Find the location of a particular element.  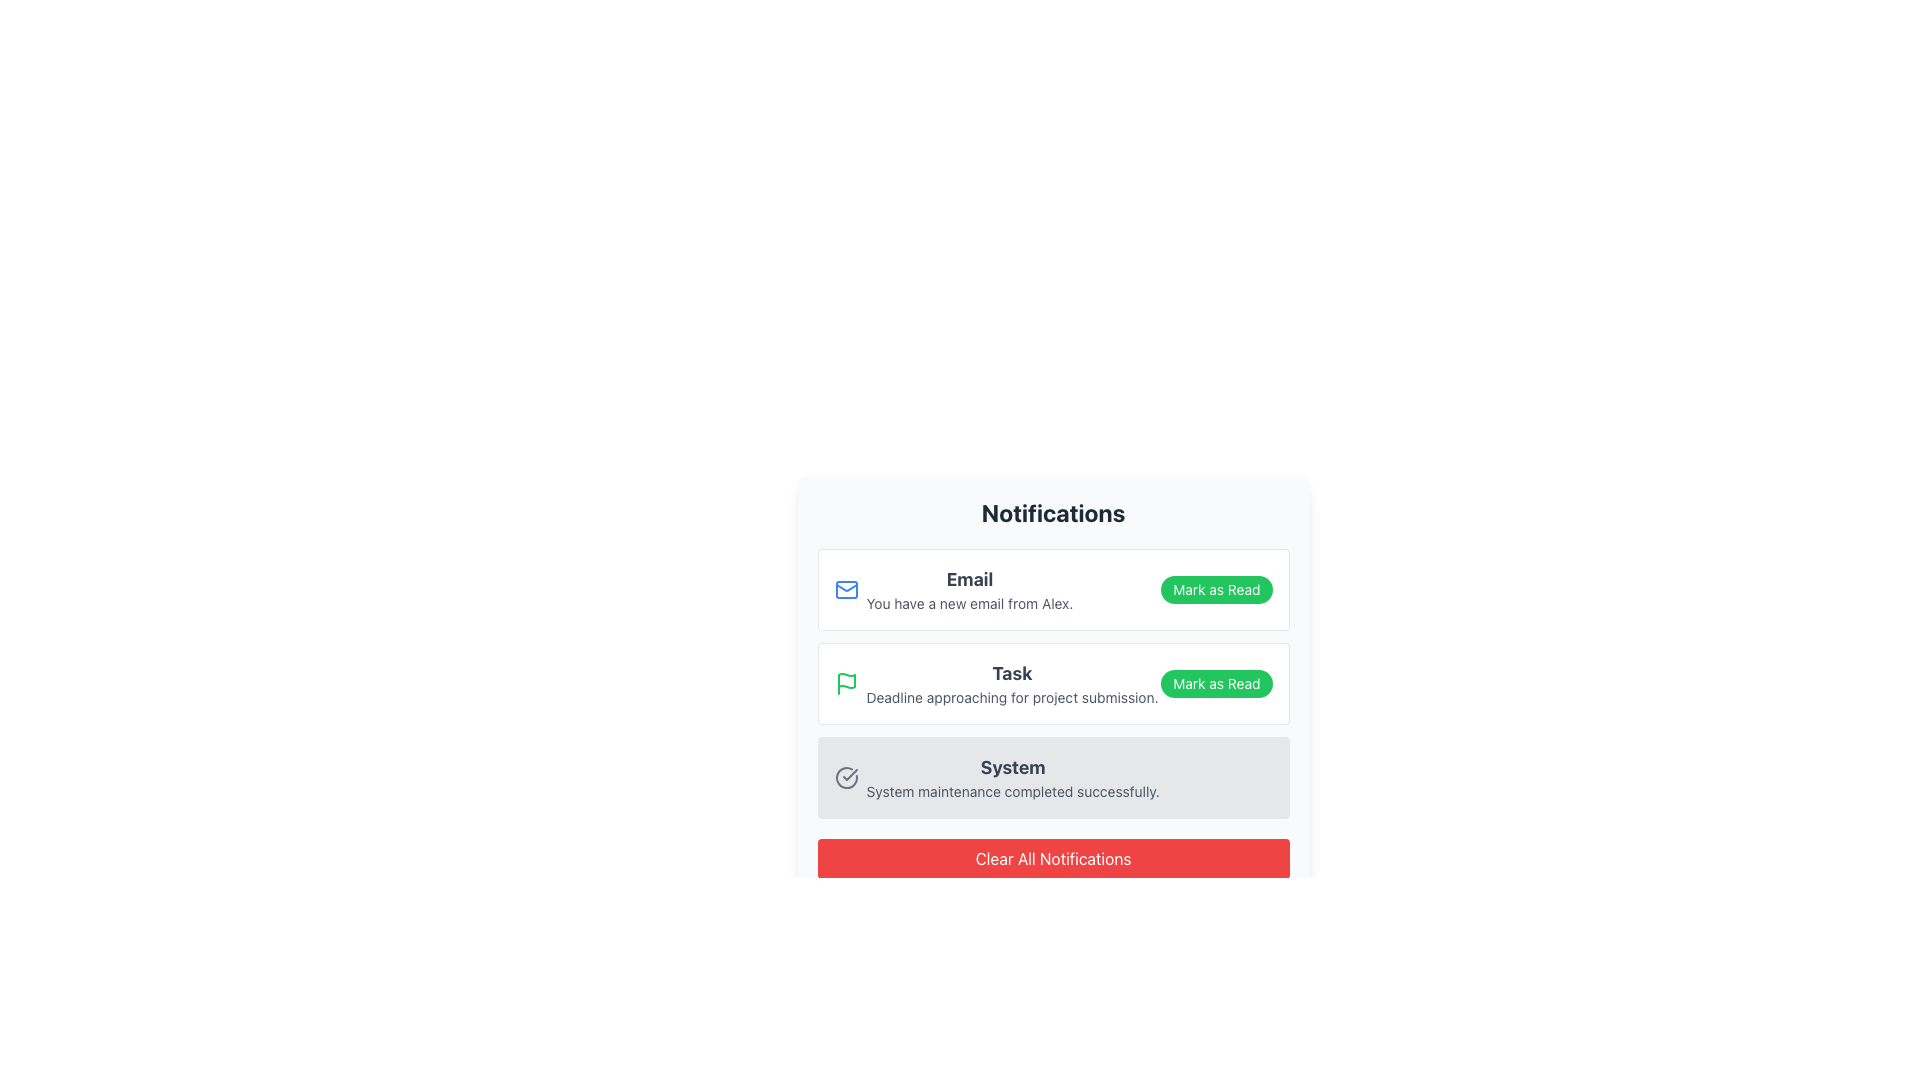

the email notification represented by the blue outlined envelope SVG graphic component located to the left of the 'Email' text label is located at coordinates (846, 589).